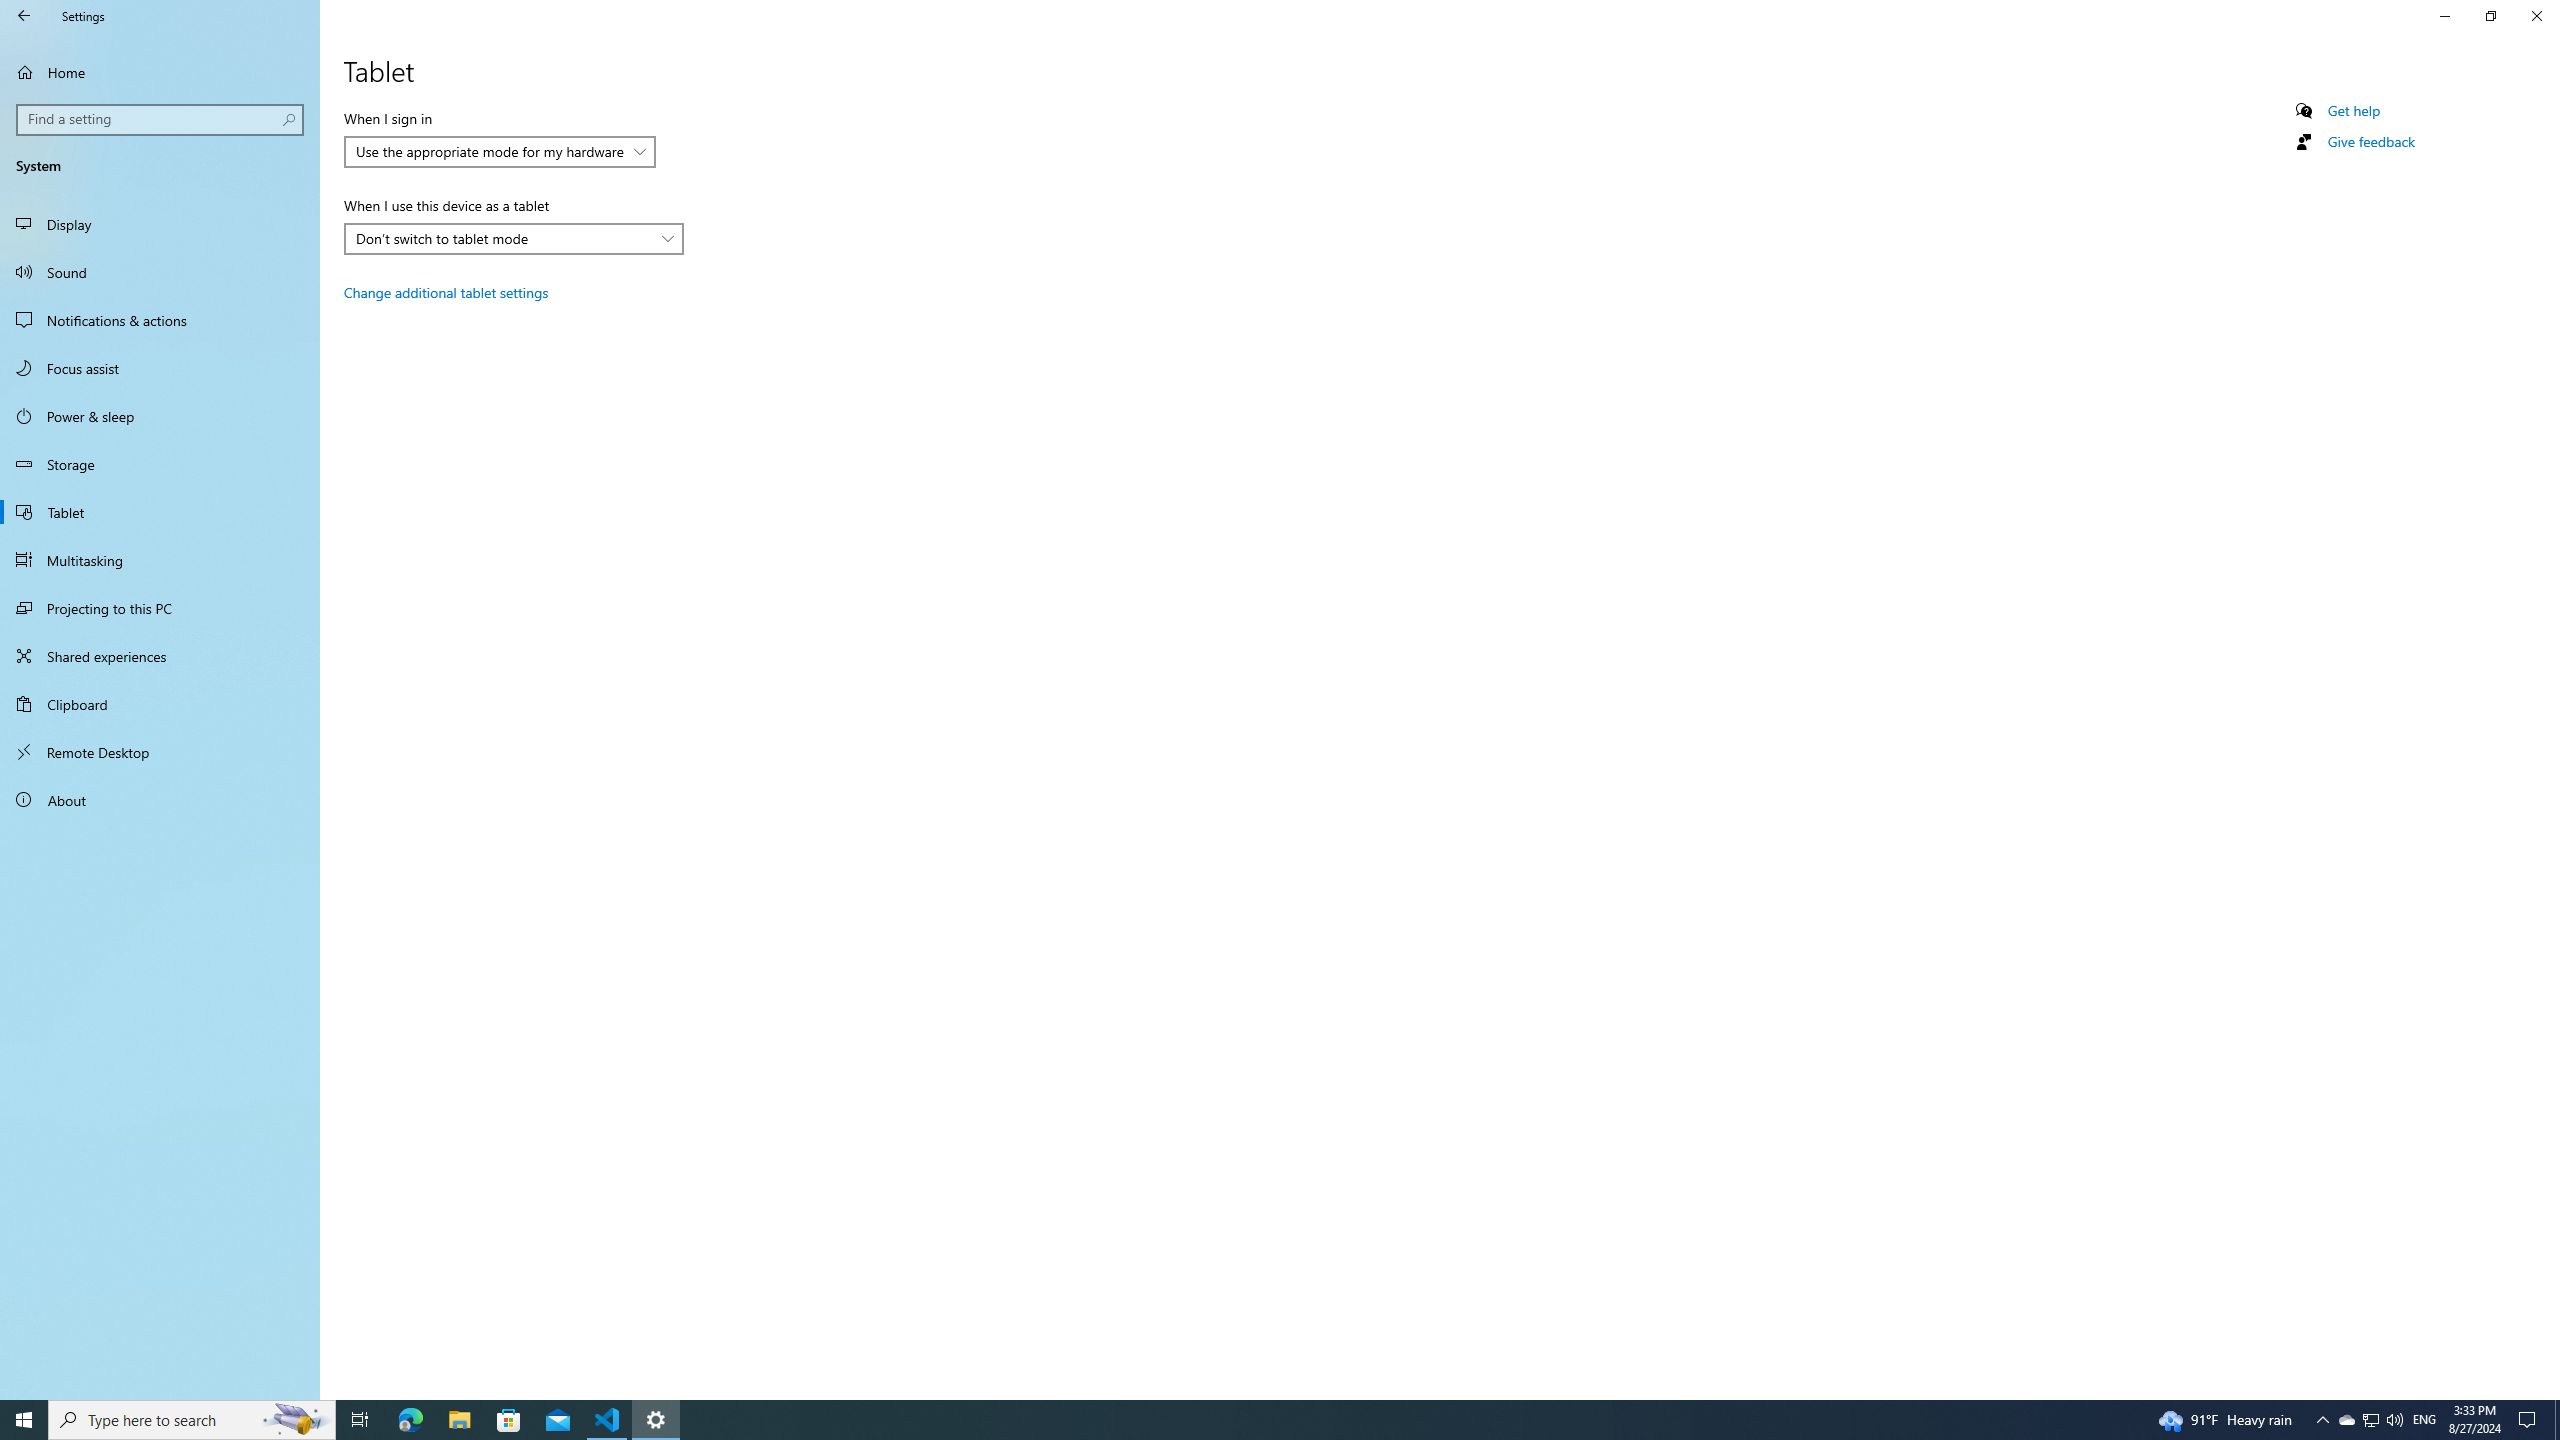  Describe the element at coordinates (513, 238) in the screenshot. I see `'When I use this device as a tablet'` at that location.